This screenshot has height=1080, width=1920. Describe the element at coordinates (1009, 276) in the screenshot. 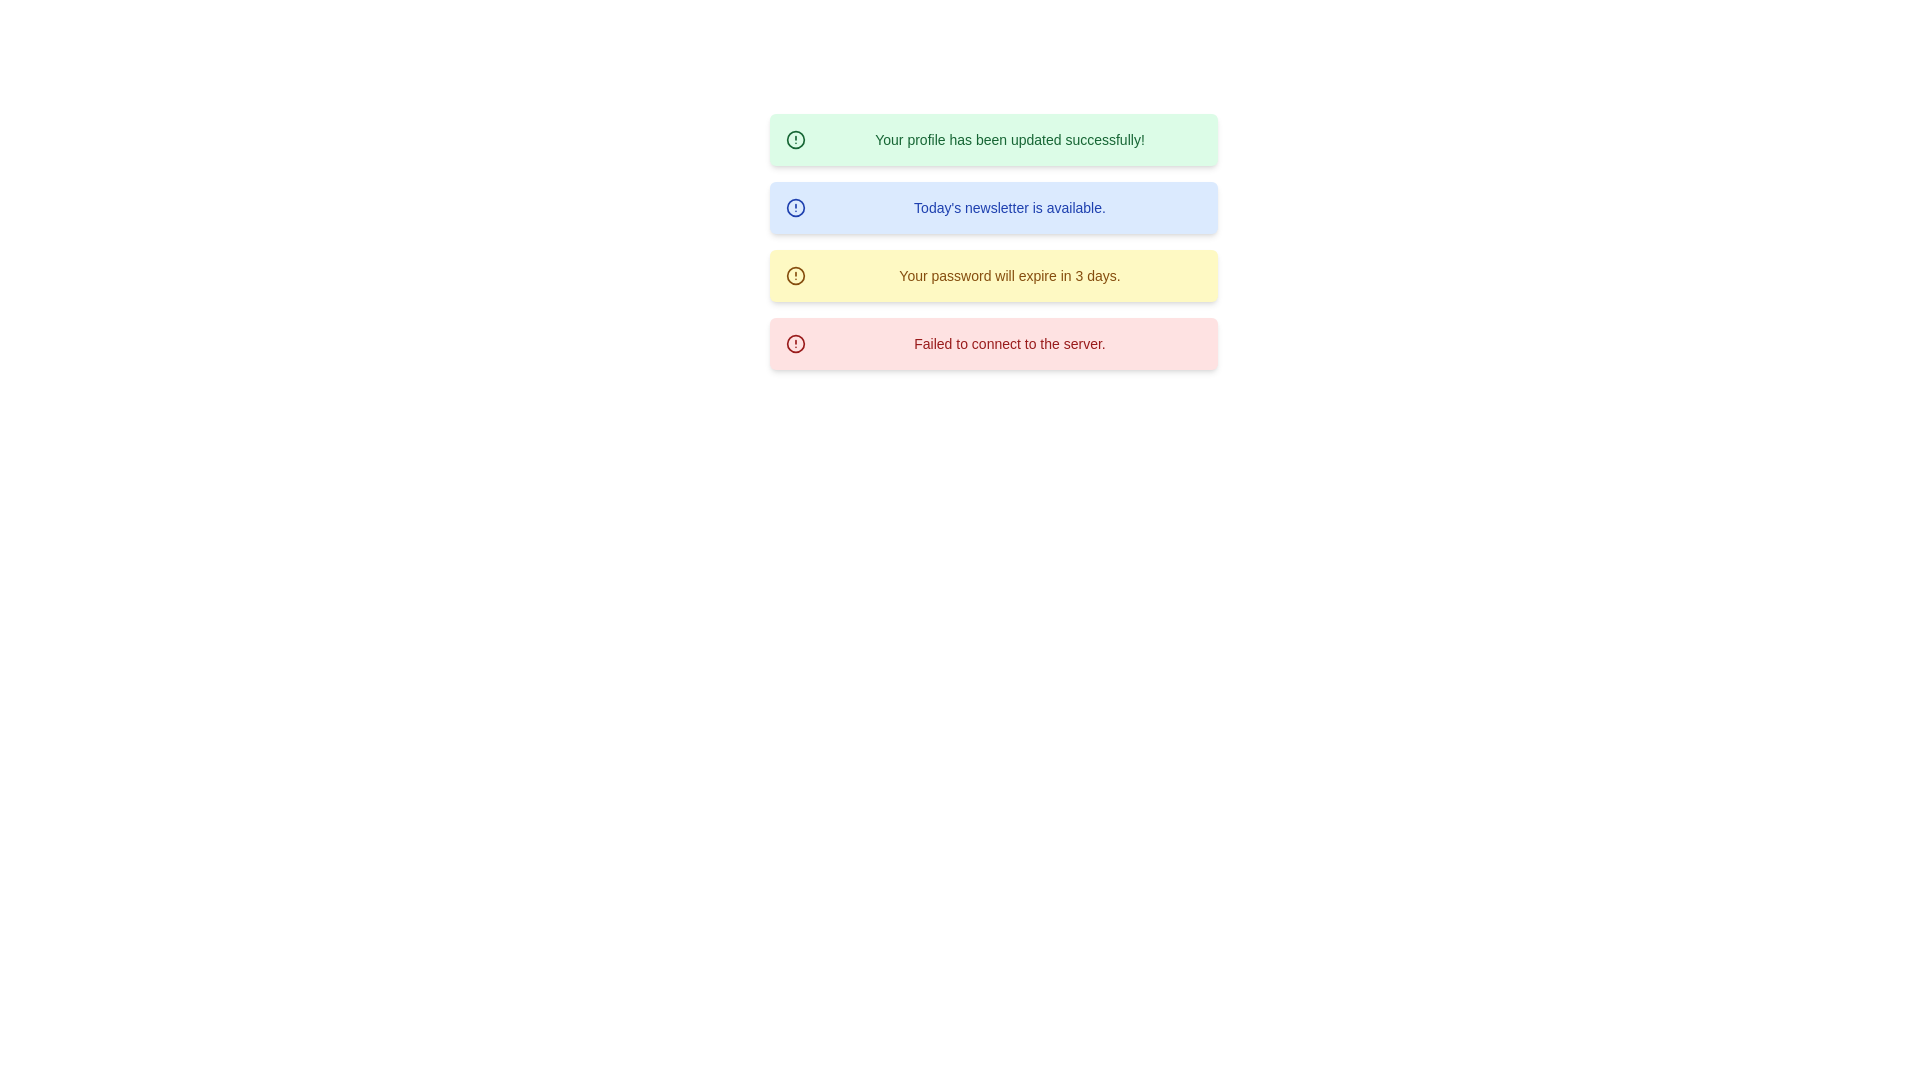

I see `notification text about password expiration status, which is centrally placed in the third notification panel, between a newsletter panel and a connection issue panel` at that location.